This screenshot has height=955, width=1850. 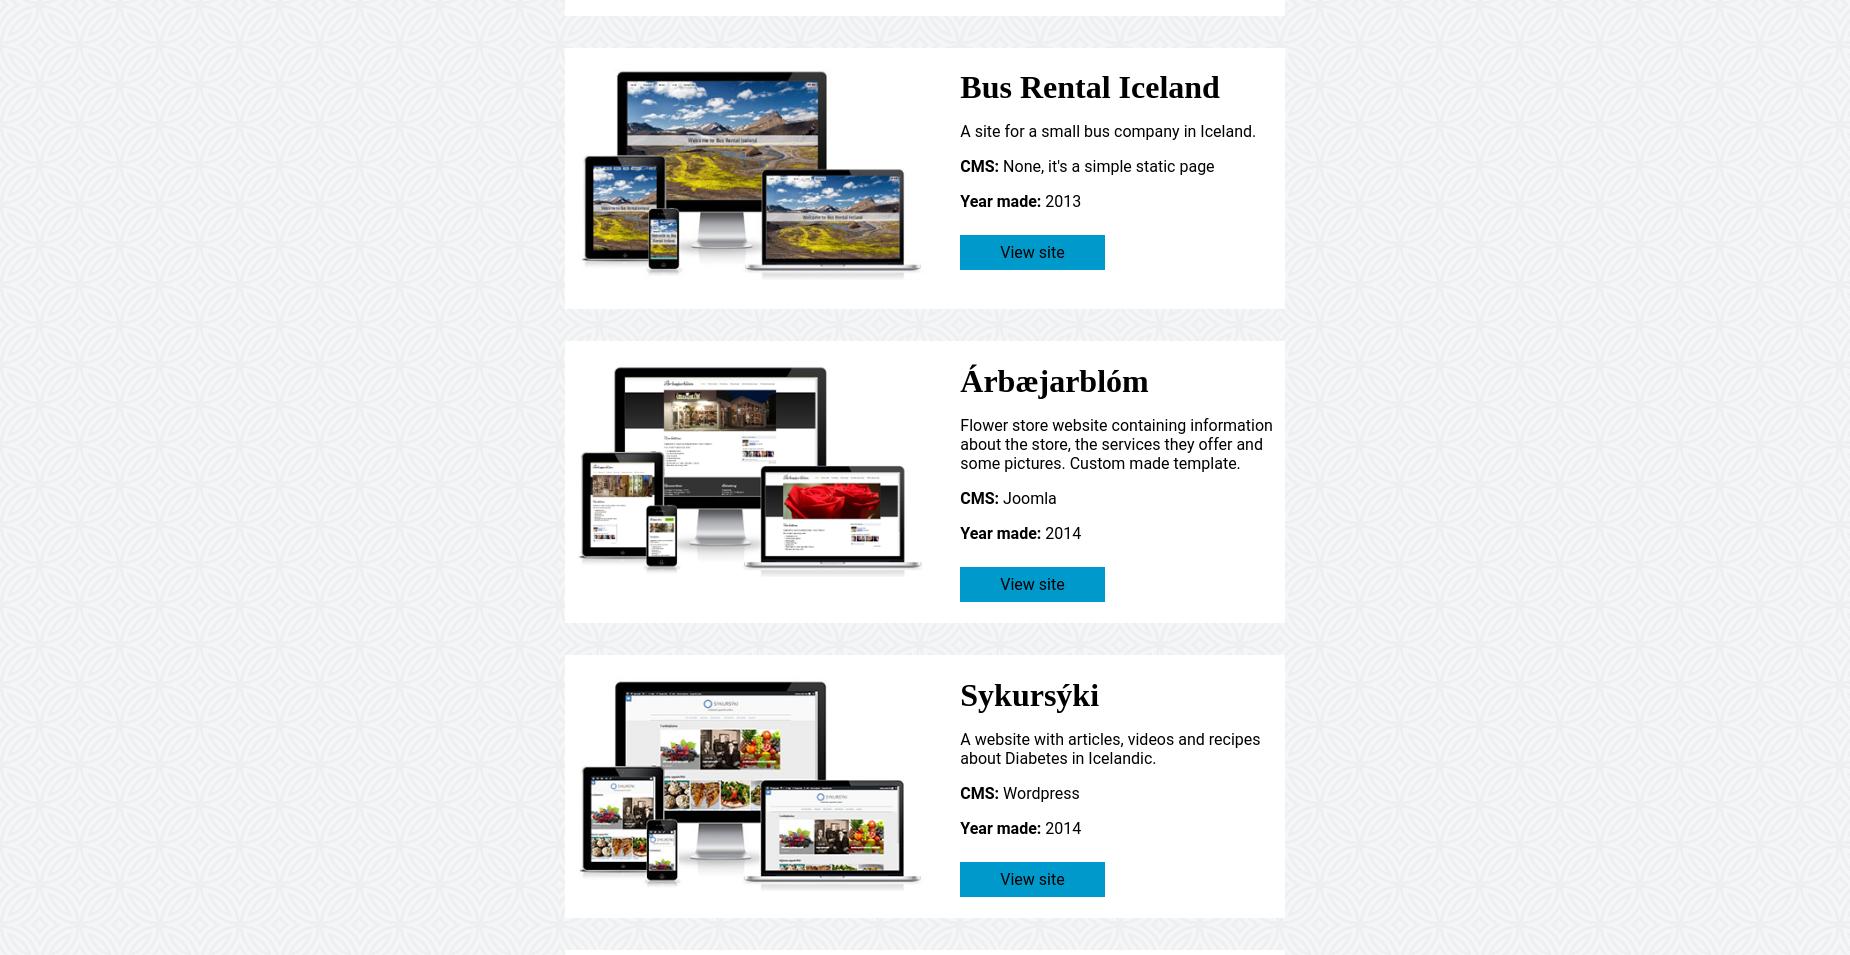 I want to click on 'Wordpress', so click(x=1037, y=791).